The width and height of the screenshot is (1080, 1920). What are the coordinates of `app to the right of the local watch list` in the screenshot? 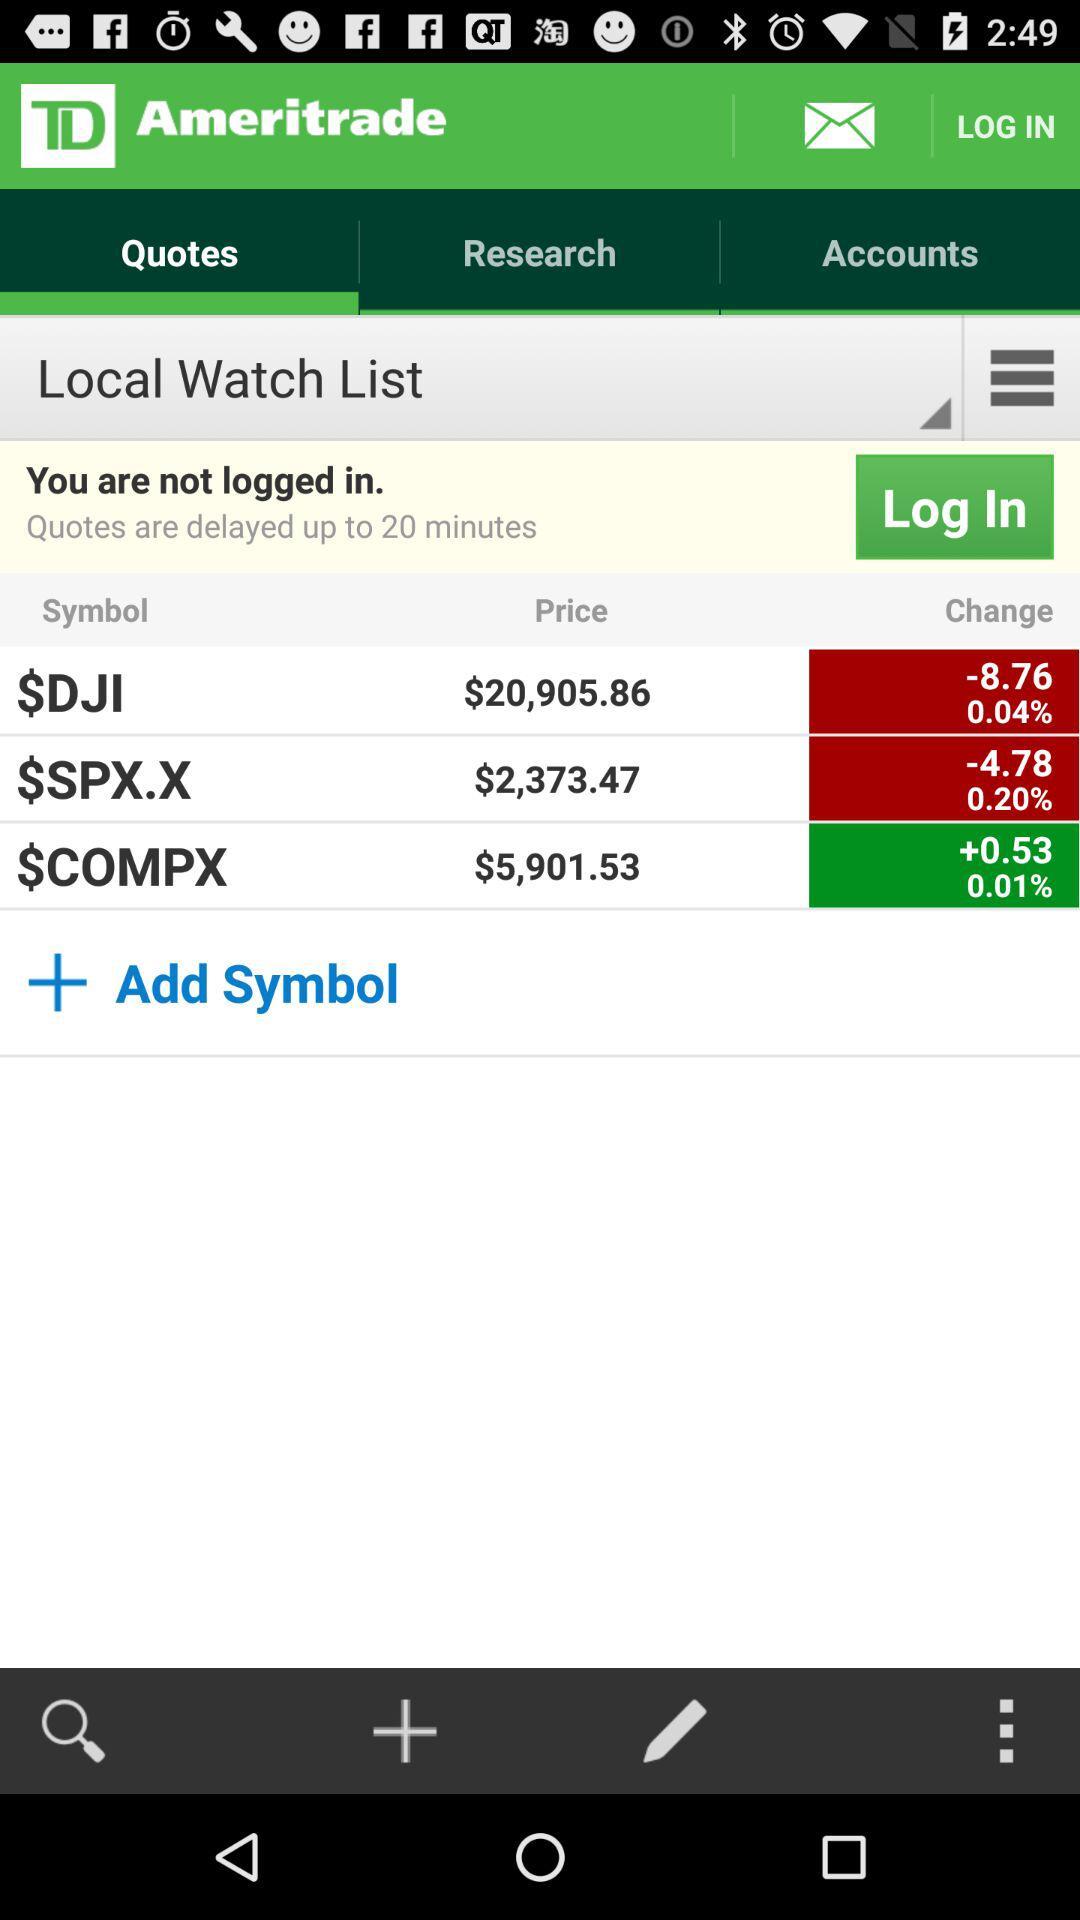 It's located at (1022, 378).